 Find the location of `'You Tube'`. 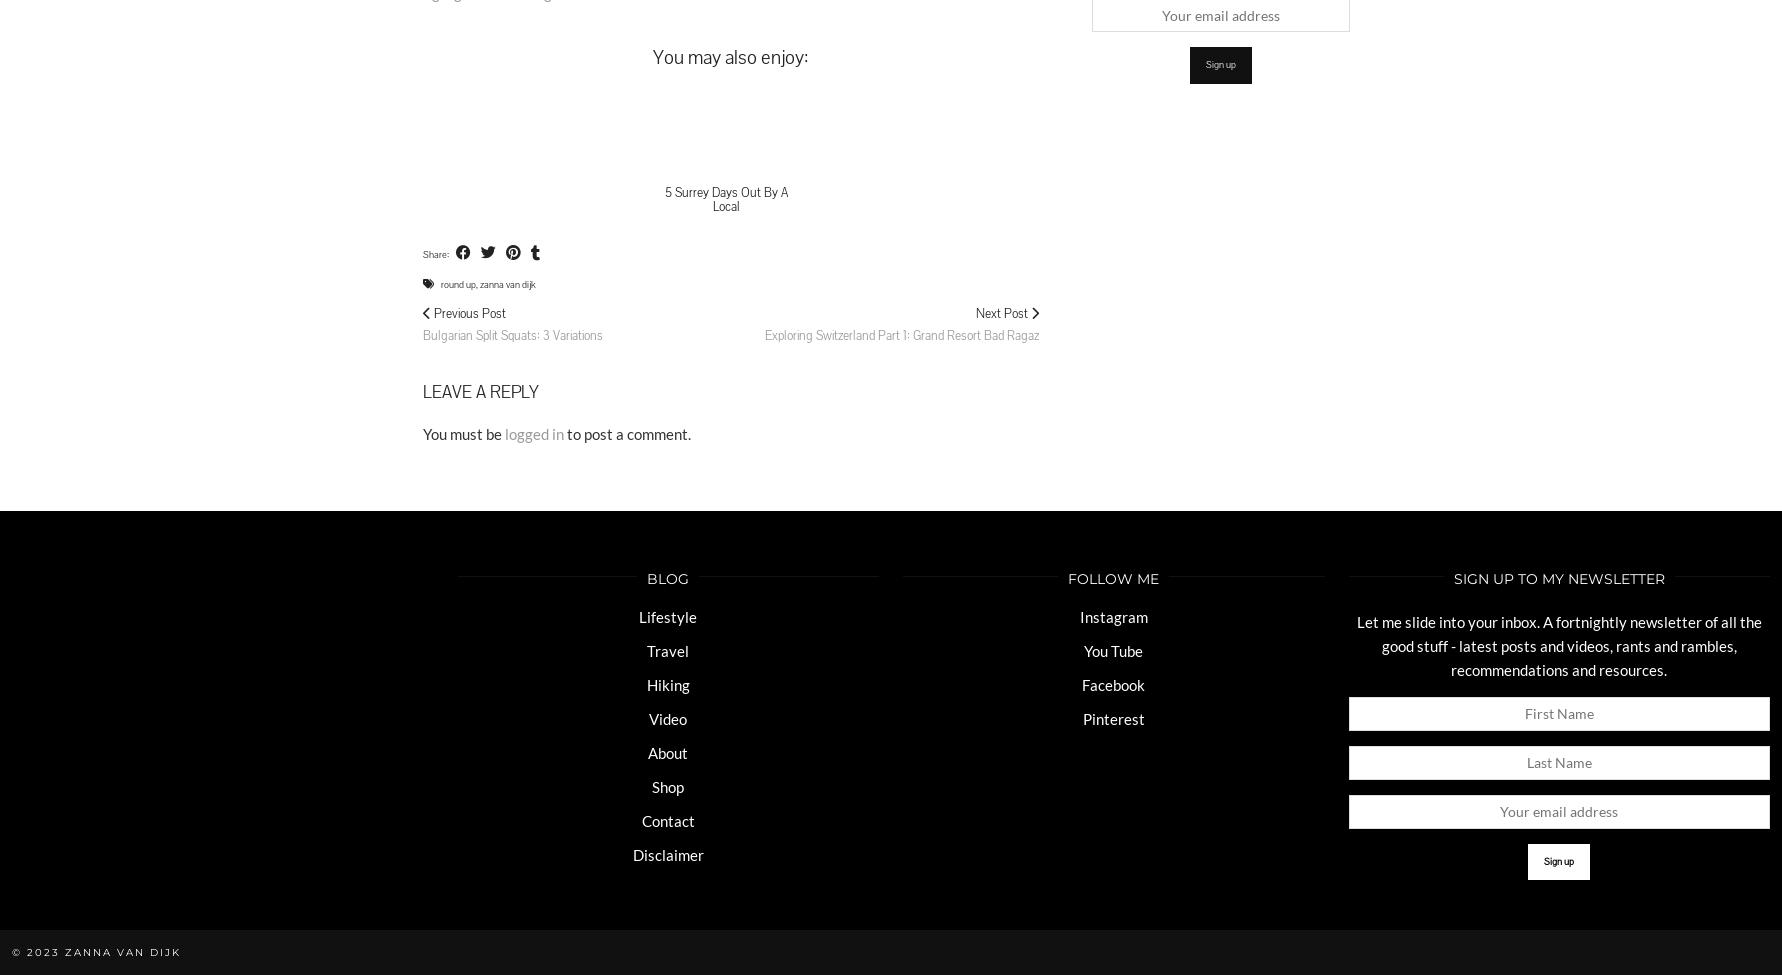

'You Tube' is located at coordinates (1113, 650).